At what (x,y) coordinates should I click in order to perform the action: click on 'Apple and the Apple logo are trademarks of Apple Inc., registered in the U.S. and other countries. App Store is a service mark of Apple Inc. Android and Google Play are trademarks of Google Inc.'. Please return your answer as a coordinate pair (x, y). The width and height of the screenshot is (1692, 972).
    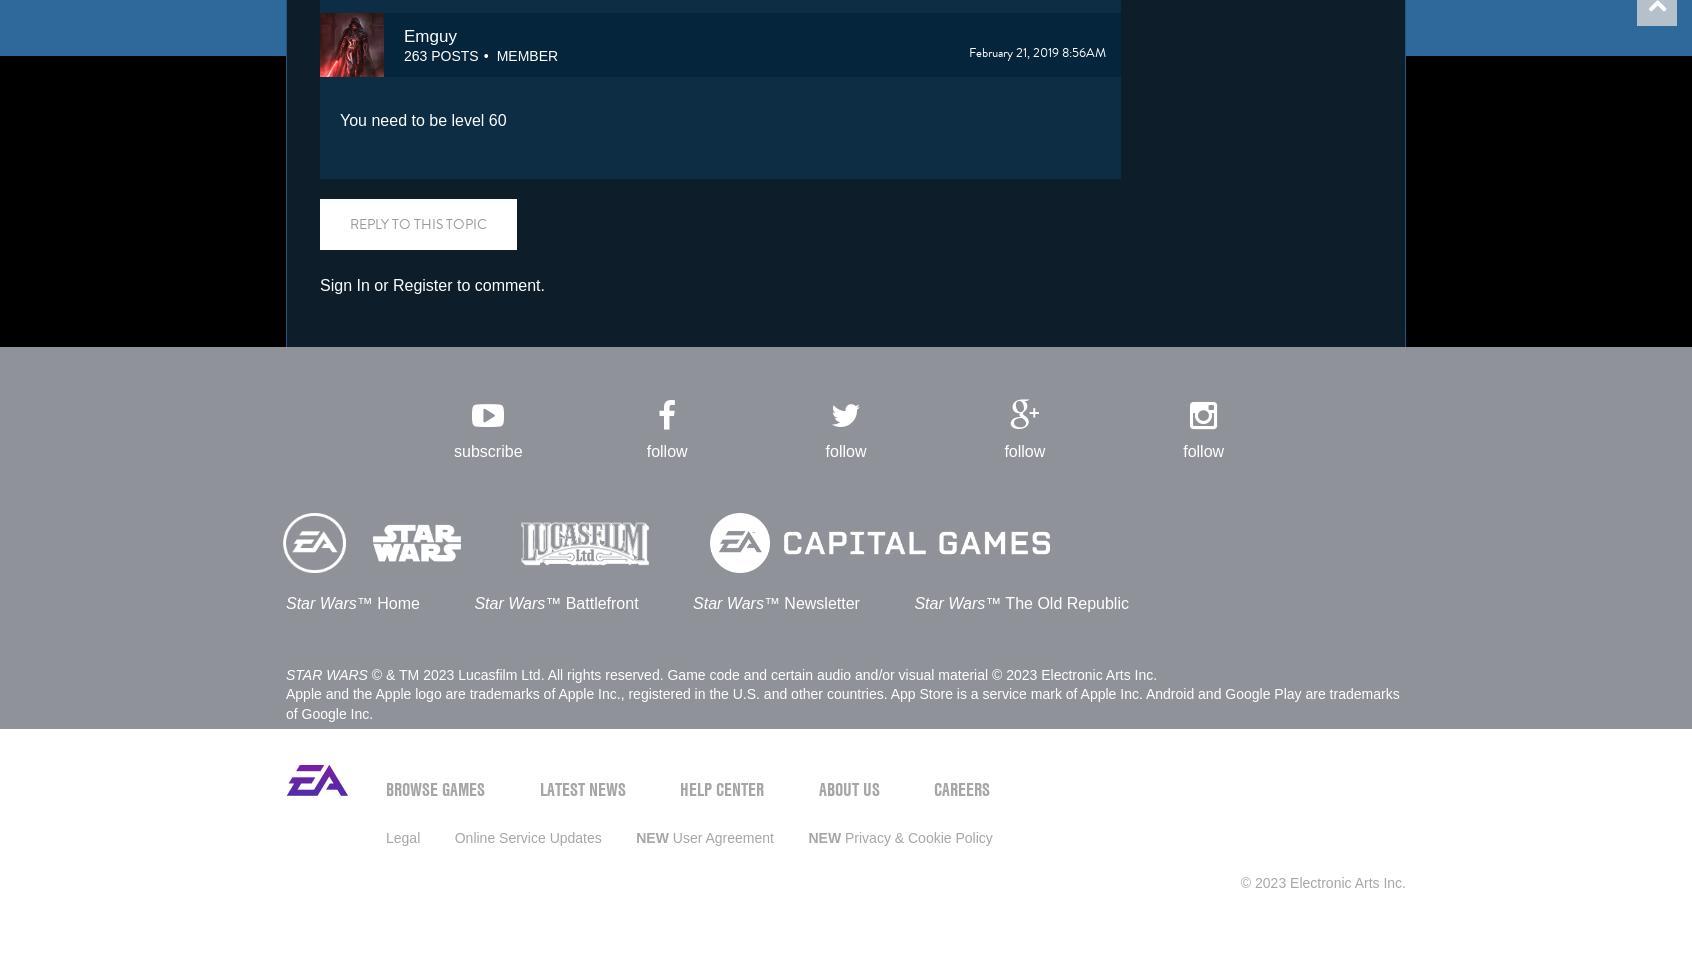
    Looking at the image, I should click on (842, 702).